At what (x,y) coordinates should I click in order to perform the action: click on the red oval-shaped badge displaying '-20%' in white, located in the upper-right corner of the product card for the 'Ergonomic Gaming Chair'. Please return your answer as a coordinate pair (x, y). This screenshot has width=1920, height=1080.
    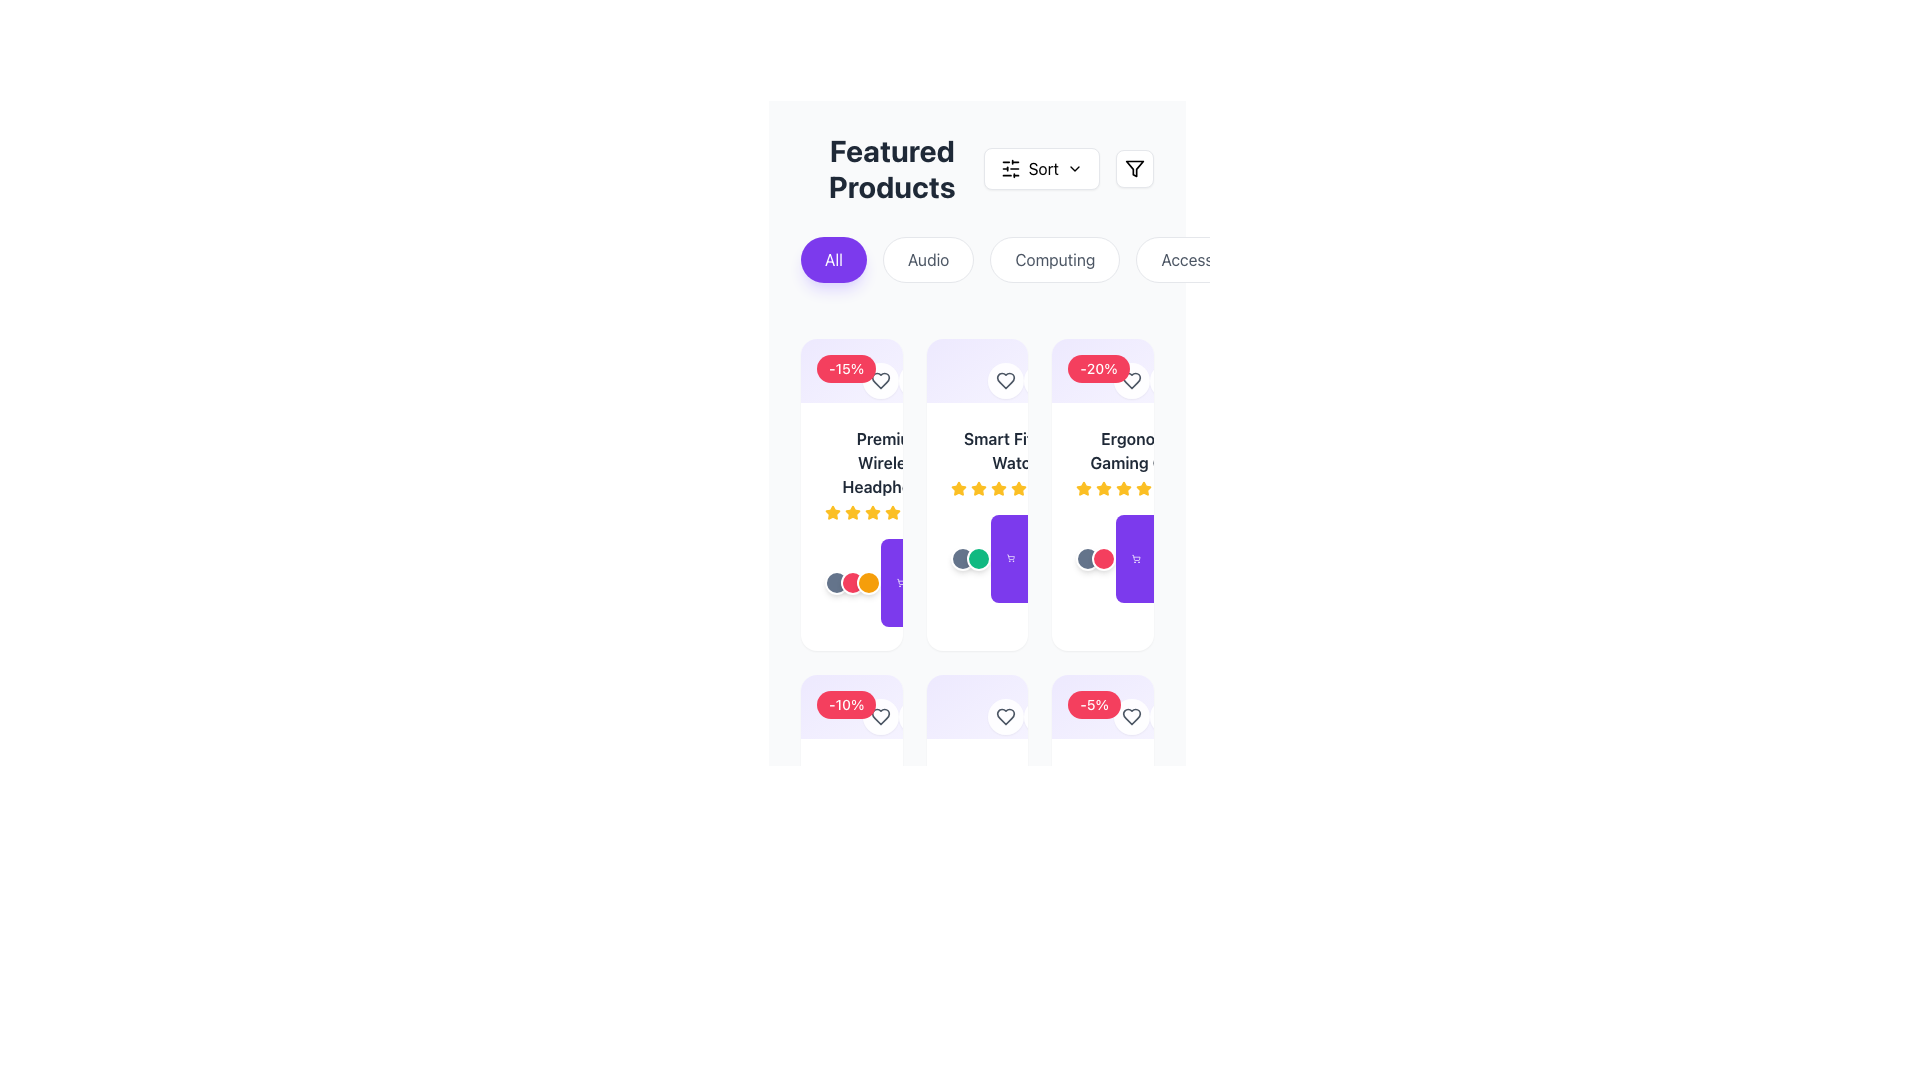
    Looking at the image, I should click on (1100, 377).